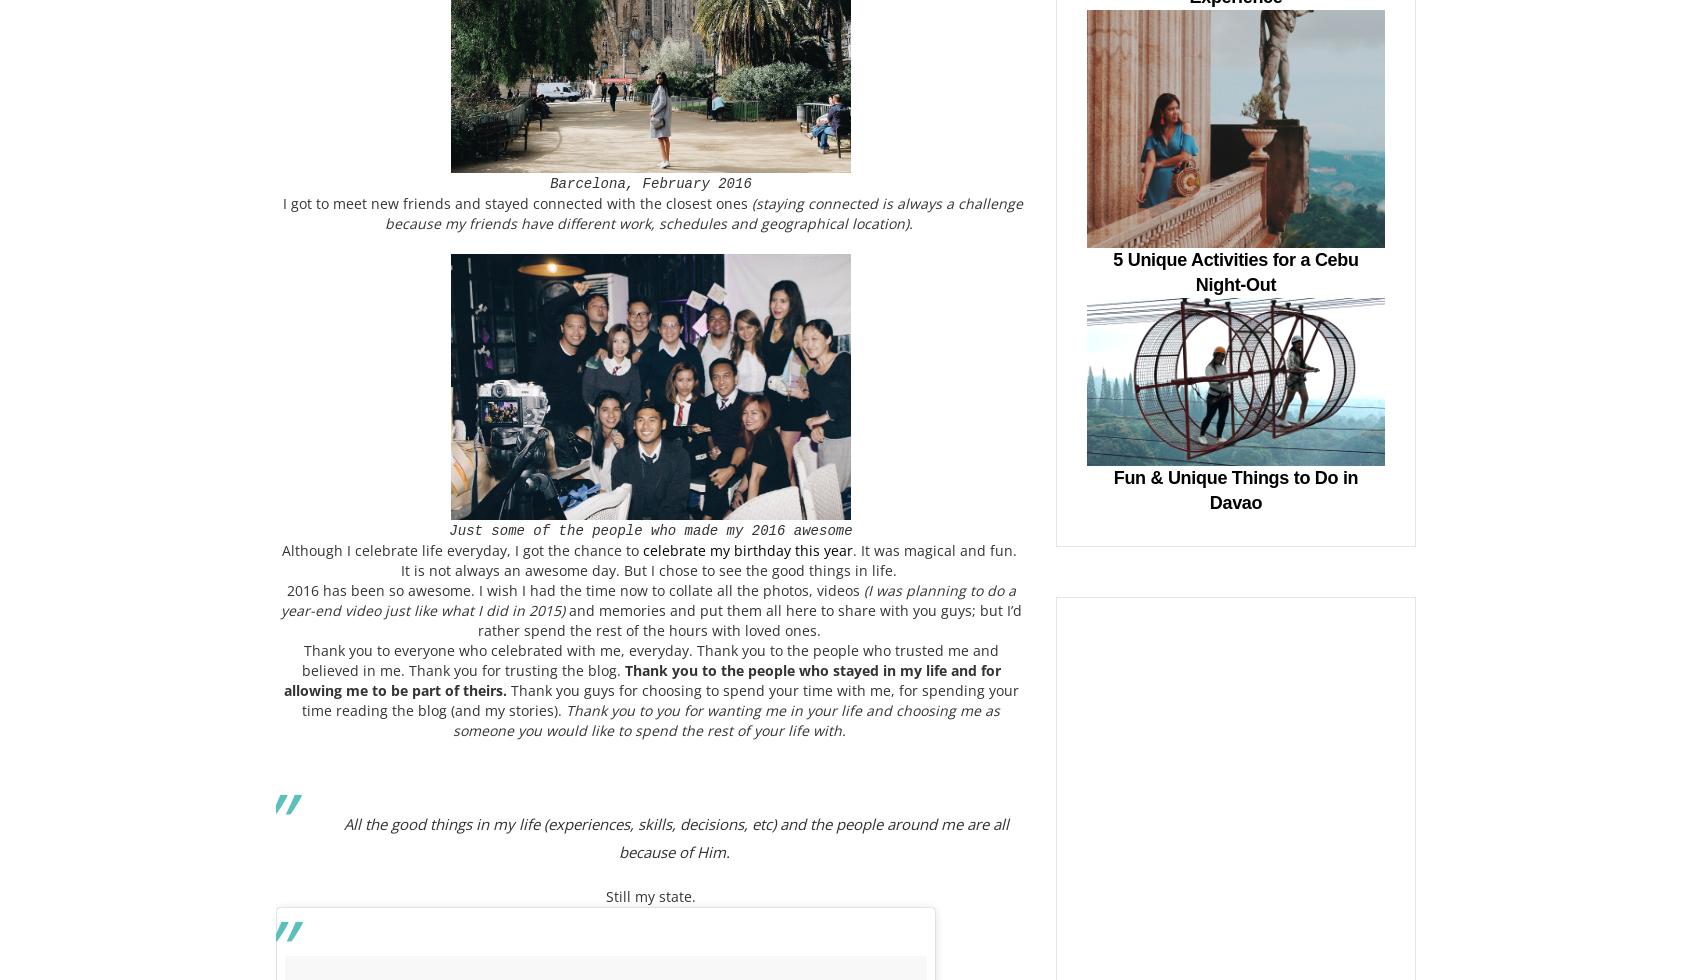  I want to click on '. It was magical and fun.', so click(936, 550).